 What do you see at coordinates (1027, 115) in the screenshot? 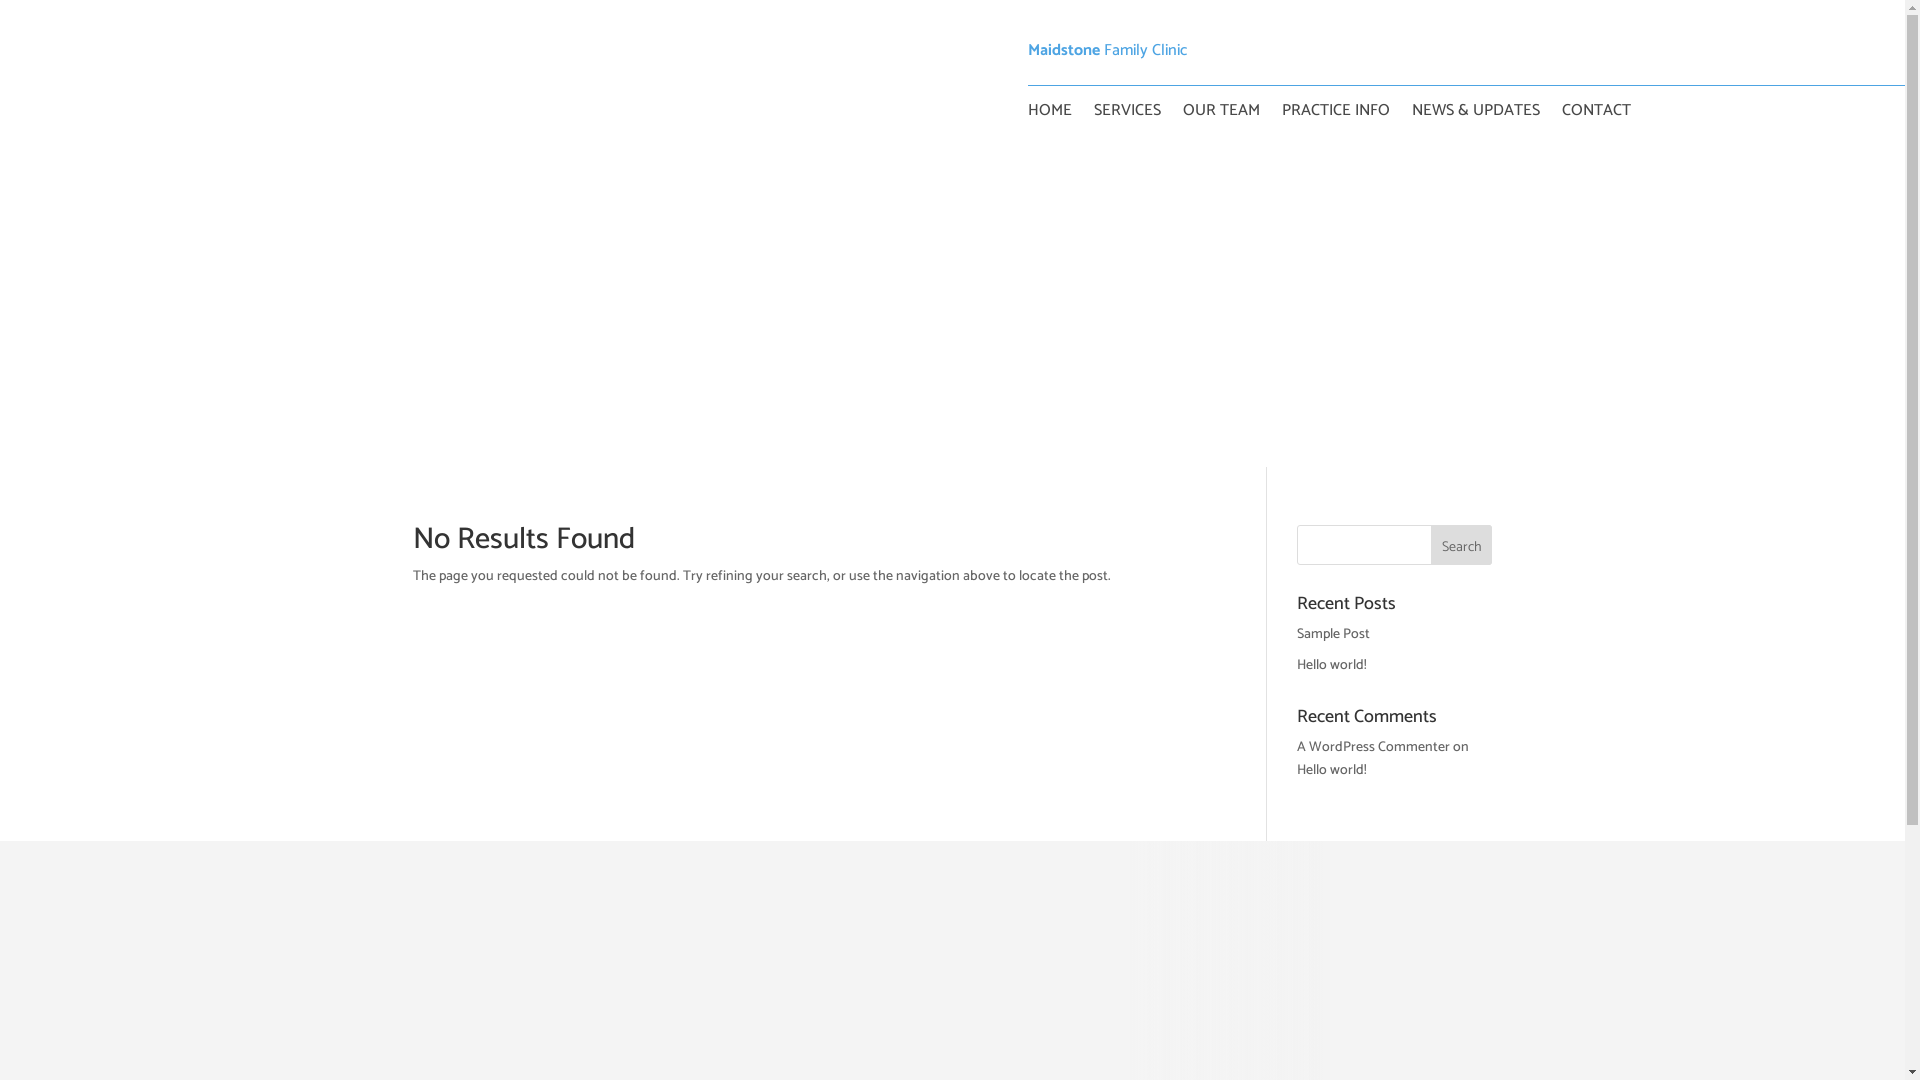
I see `'HOME'` at bounding box center [1027, 115].